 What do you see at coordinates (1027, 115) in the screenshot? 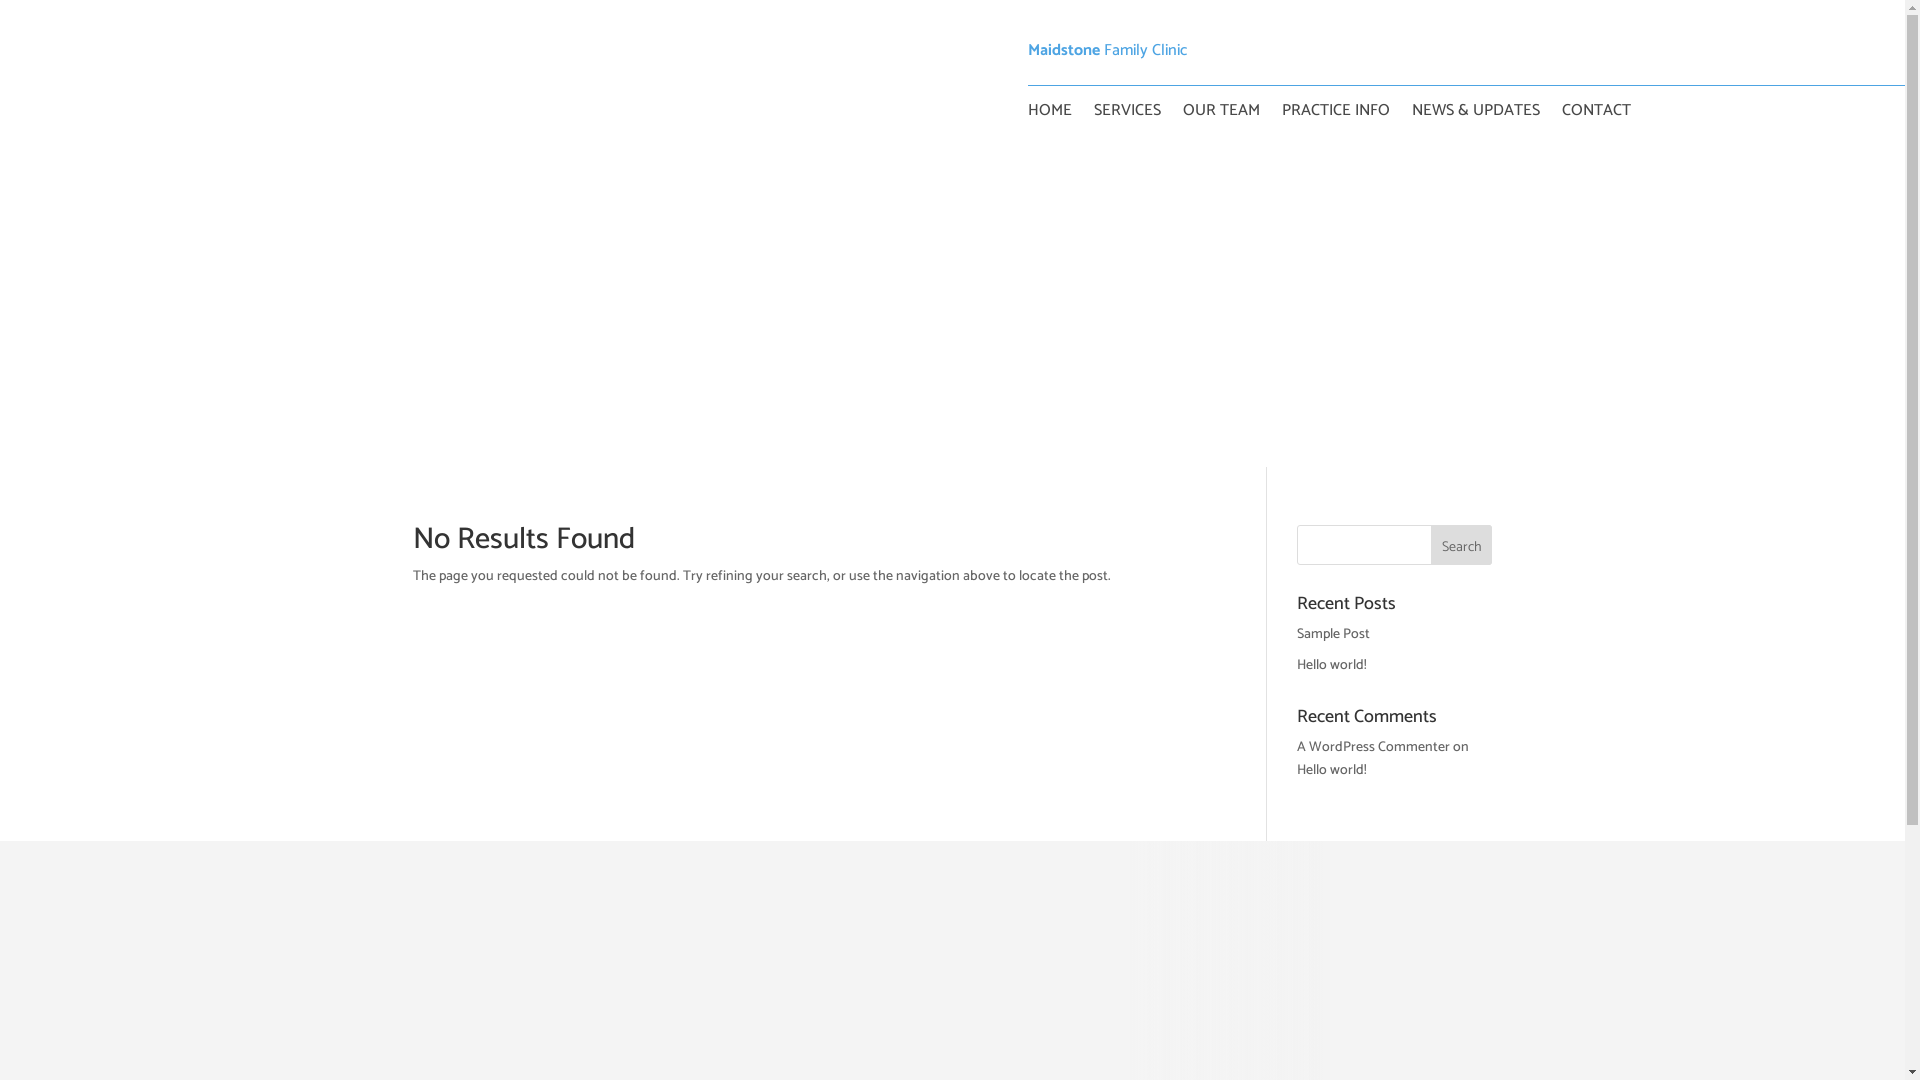
I see `'HOME'` at bounding box center [1027, 115].